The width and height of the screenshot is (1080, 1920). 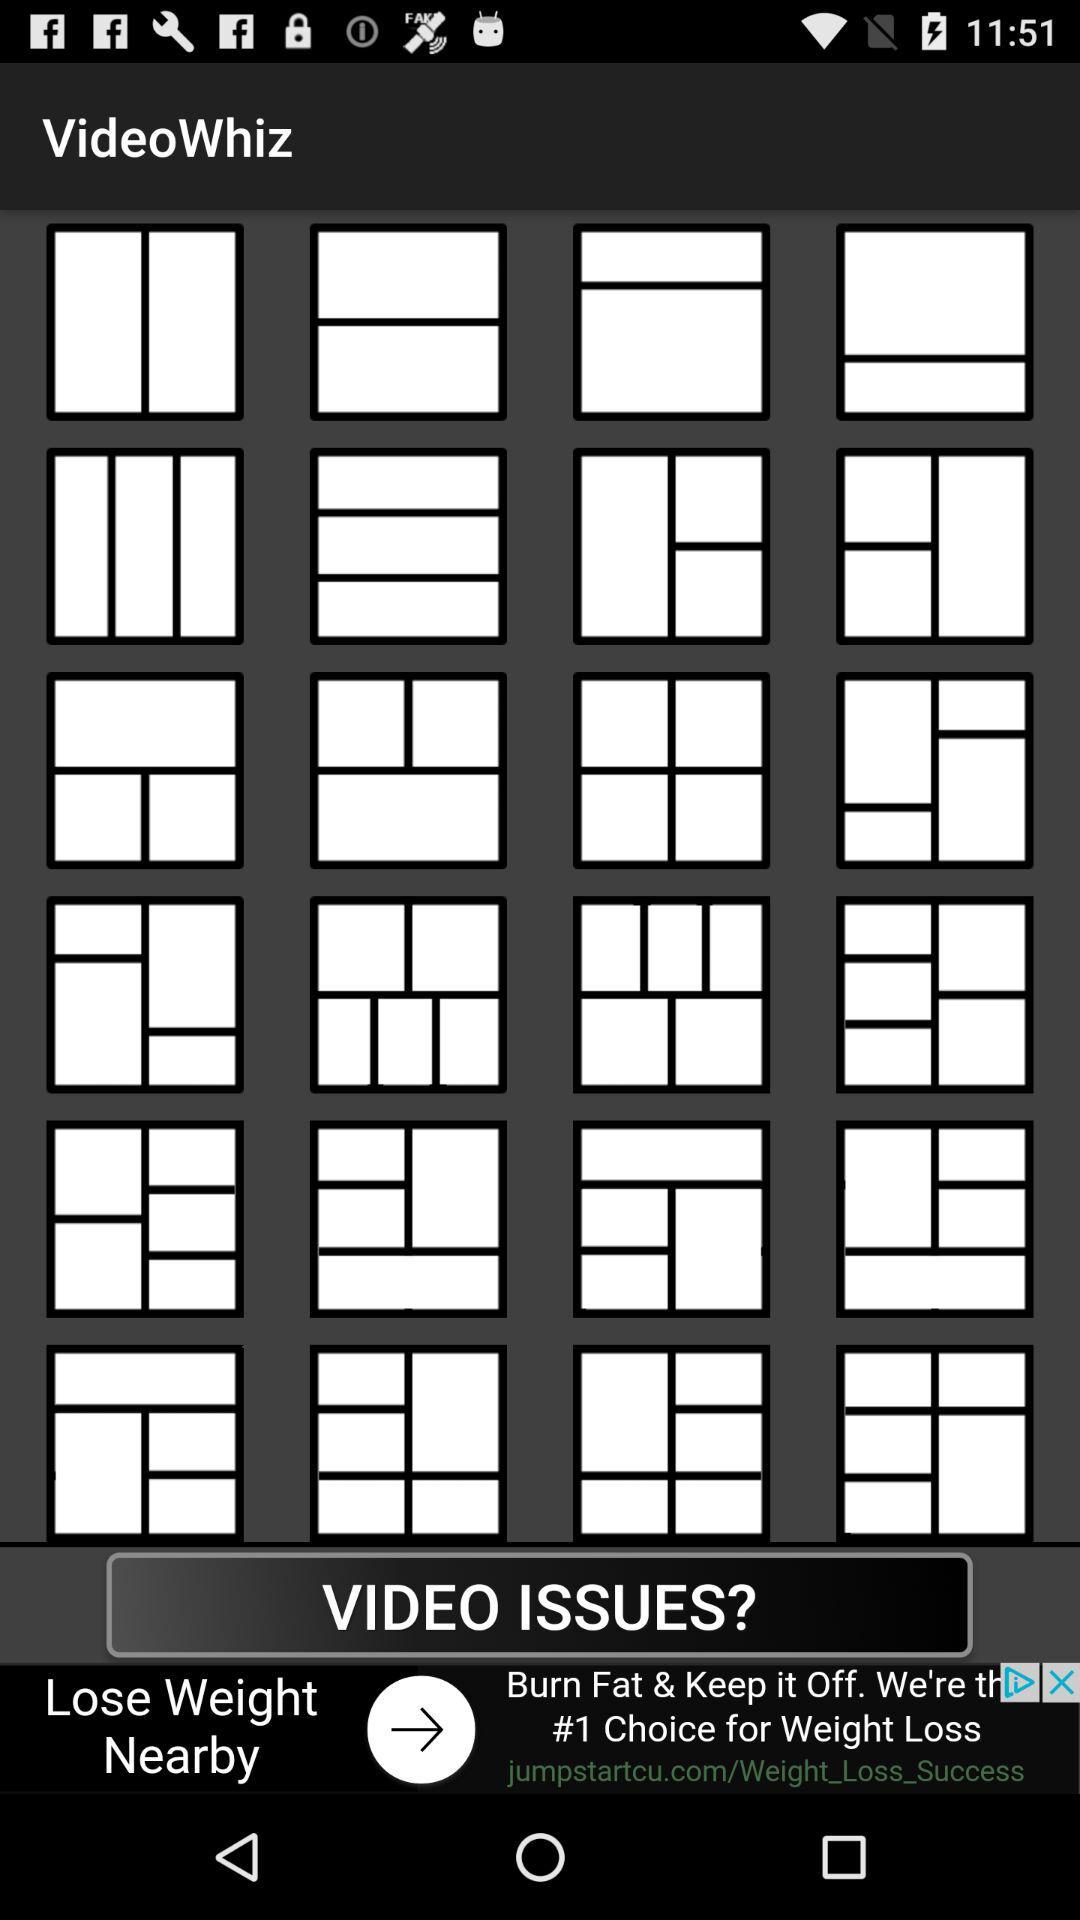 What do you see at coordinates (671, 546) in the screenshot?
I see `design` at bounding box center [671, 546].